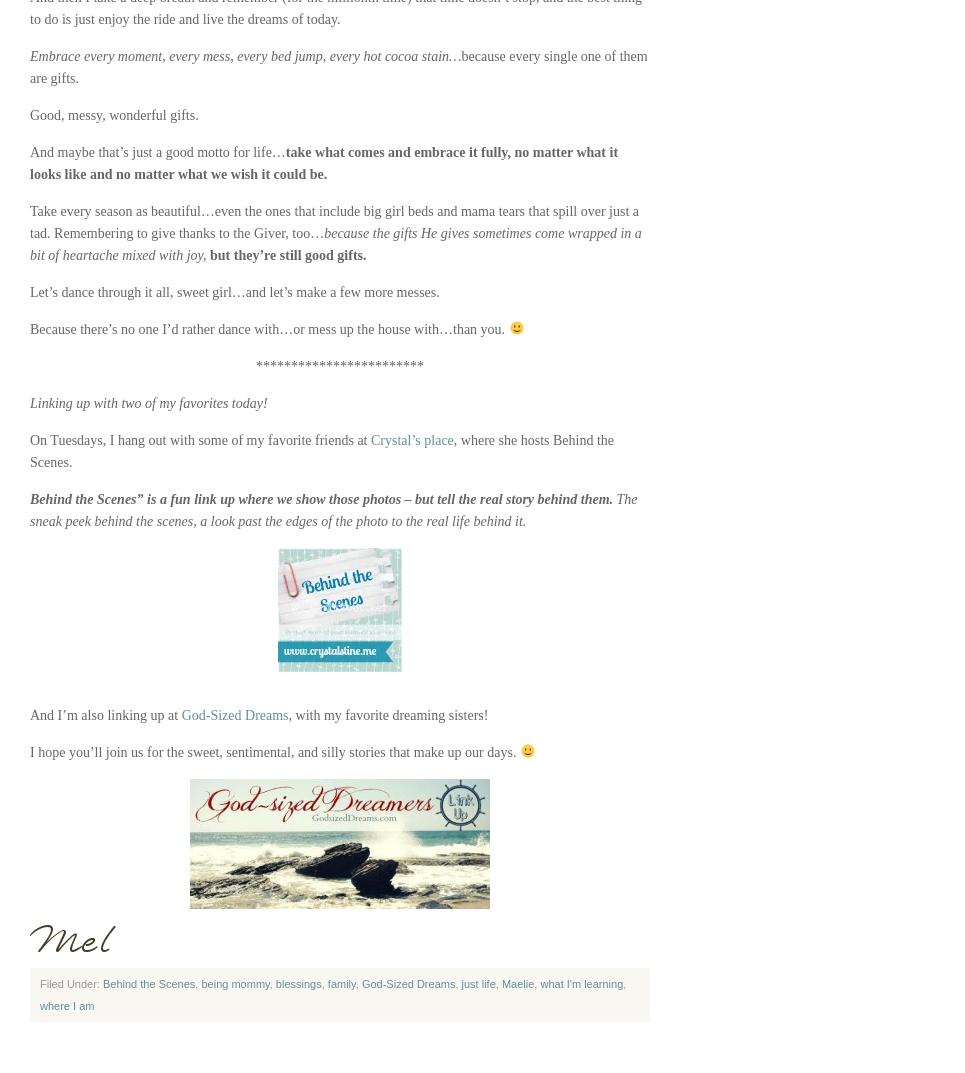 This screenshot has height=1073, width=965. What do you see at coordinates (332, 509) in the screenshot?
I see `'The sneak peek behind the scenes, a look past the edges of the photo to the real life behind it.'` at bounding box center [332, 509].